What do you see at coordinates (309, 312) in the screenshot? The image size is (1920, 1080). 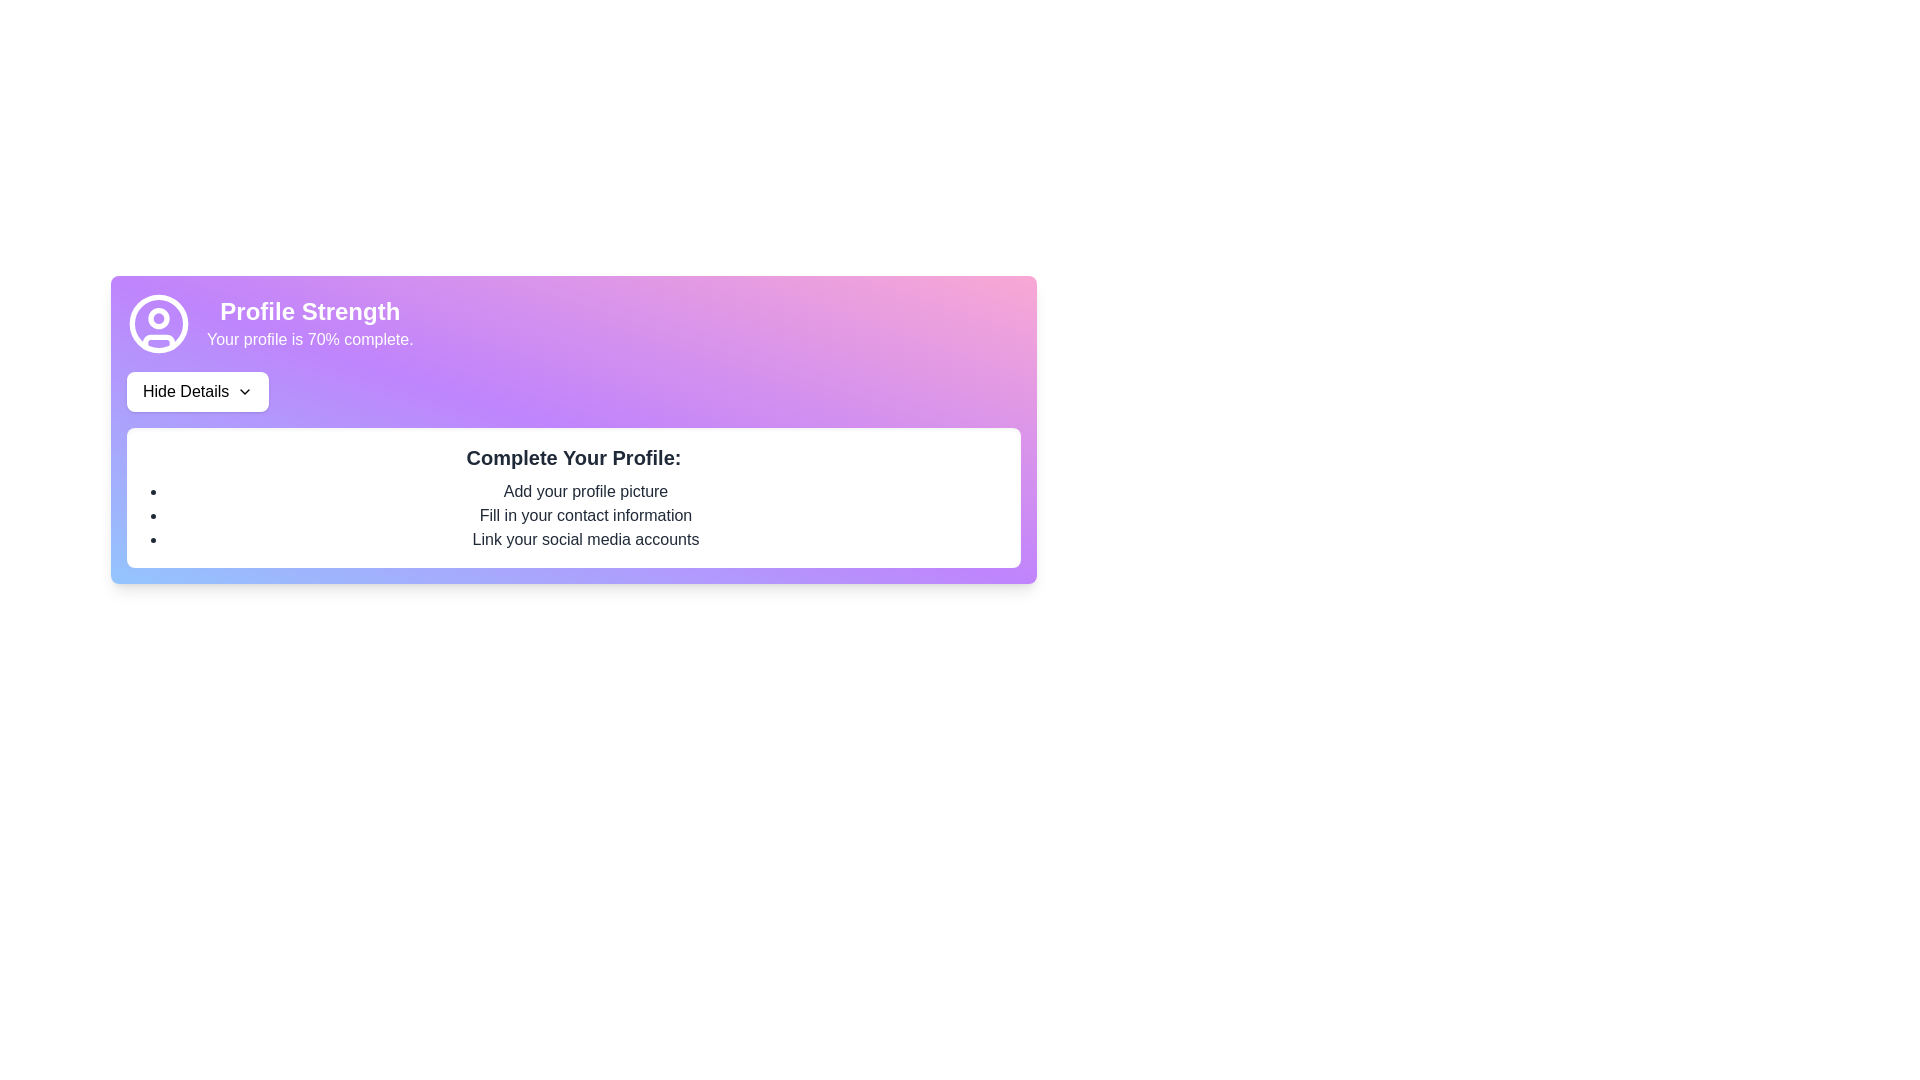 I see `text from the 'Profile Strength' label, which is a large, bold text element with a purple background gradient located at the top left section of the card` at bounding box center [309, 312].